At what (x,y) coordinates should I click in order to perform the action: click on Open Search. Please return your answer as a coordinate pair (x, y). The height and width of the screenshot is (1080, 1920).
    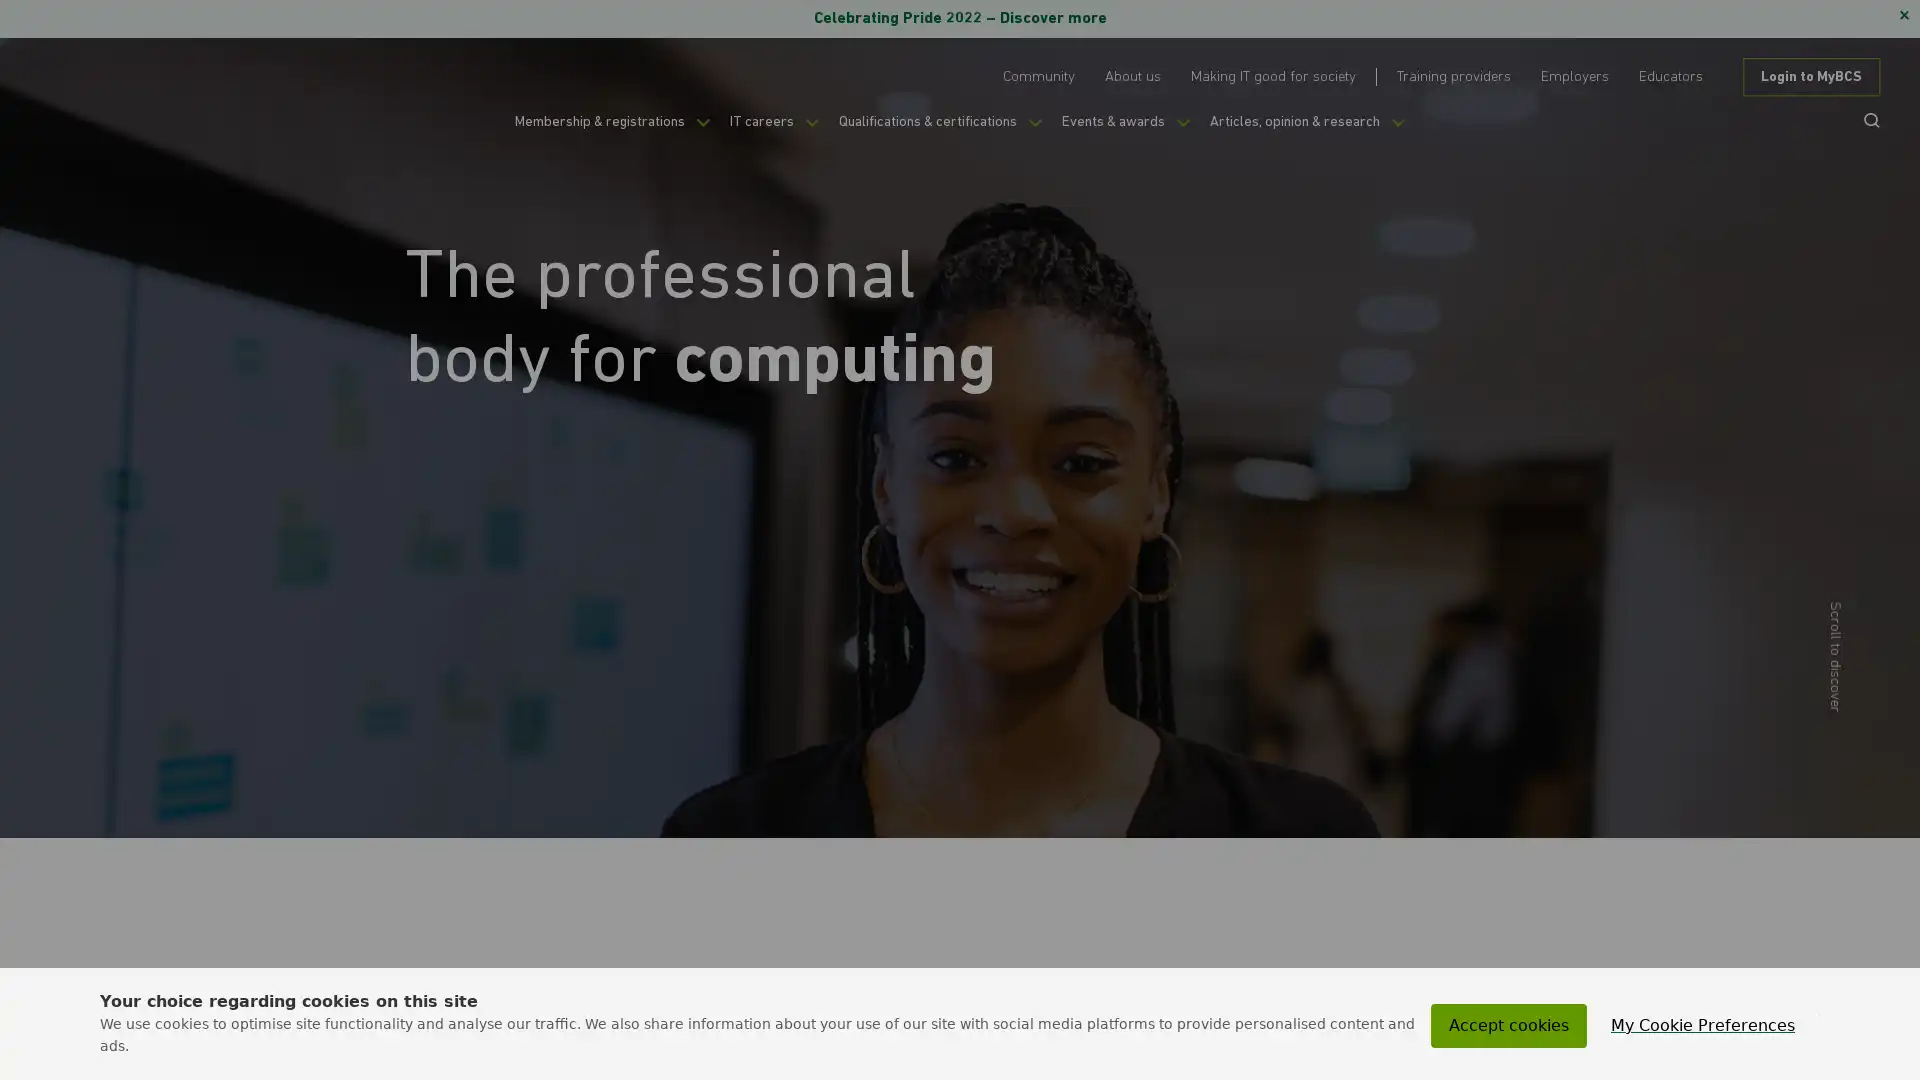
    Looking at the image, I should click on (1864, 119).